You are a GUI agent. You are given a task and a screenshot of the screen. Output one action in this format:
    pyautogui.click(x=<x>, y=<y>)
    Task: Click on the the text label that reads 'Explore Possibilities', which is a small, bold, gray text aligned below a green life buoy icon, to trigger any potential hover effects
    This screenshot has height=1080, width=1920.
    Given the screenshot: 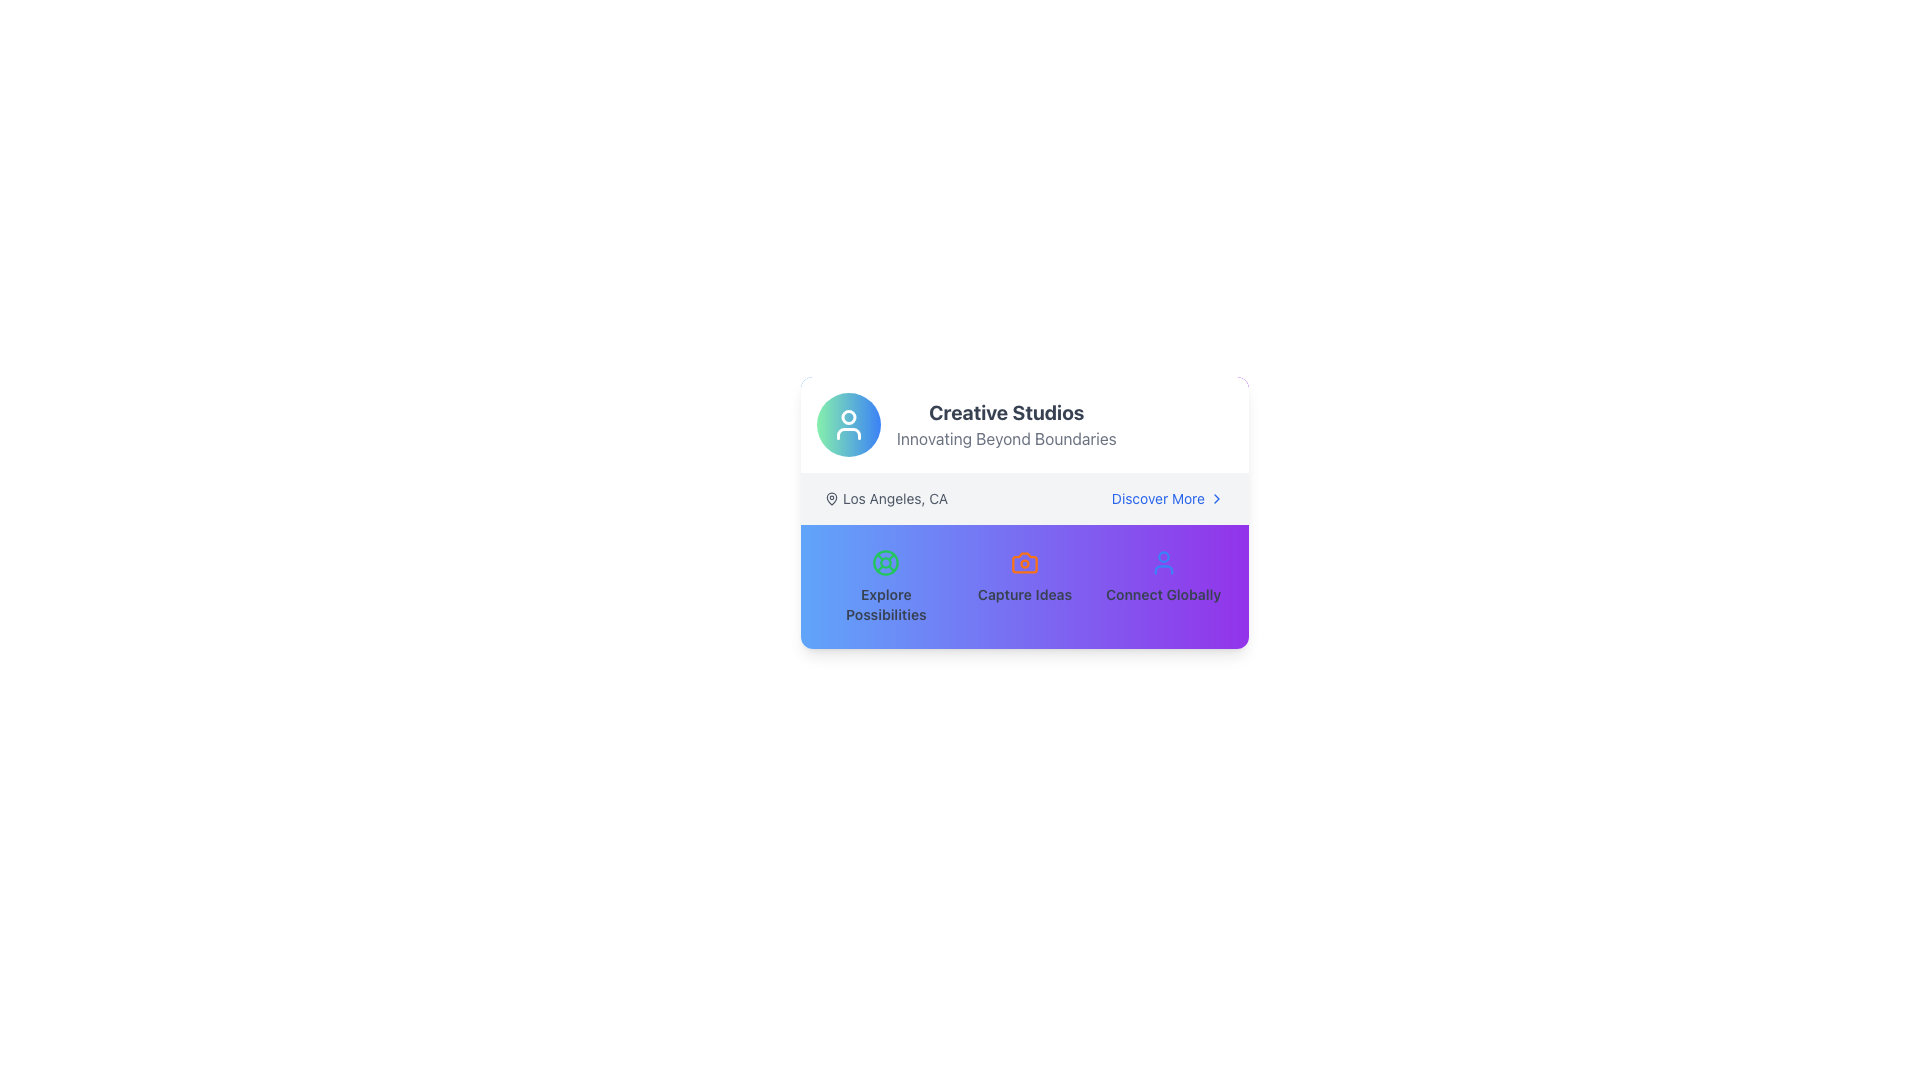 What is the action you would take?
    pyautogui.click(x=885, y=604)
    